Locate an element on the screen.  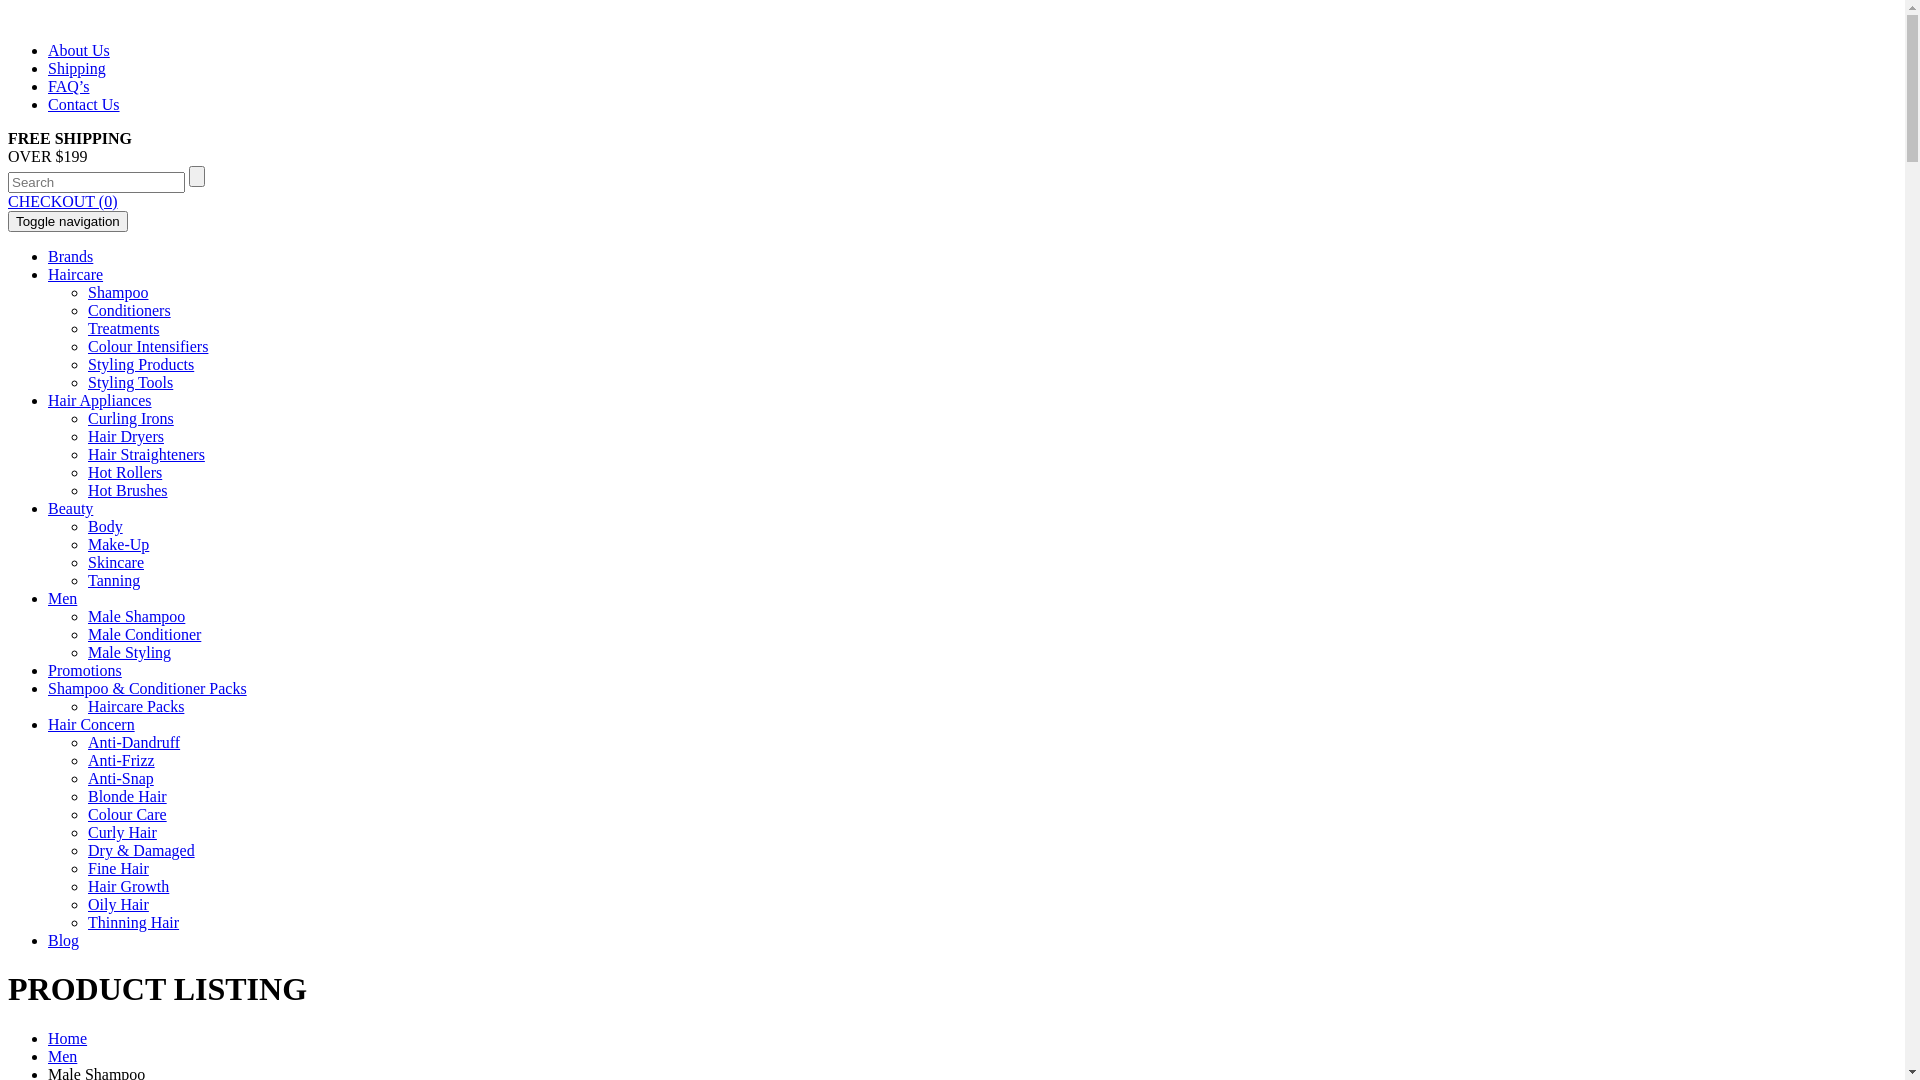
'Shipping' is located at coordinates (76, 67).